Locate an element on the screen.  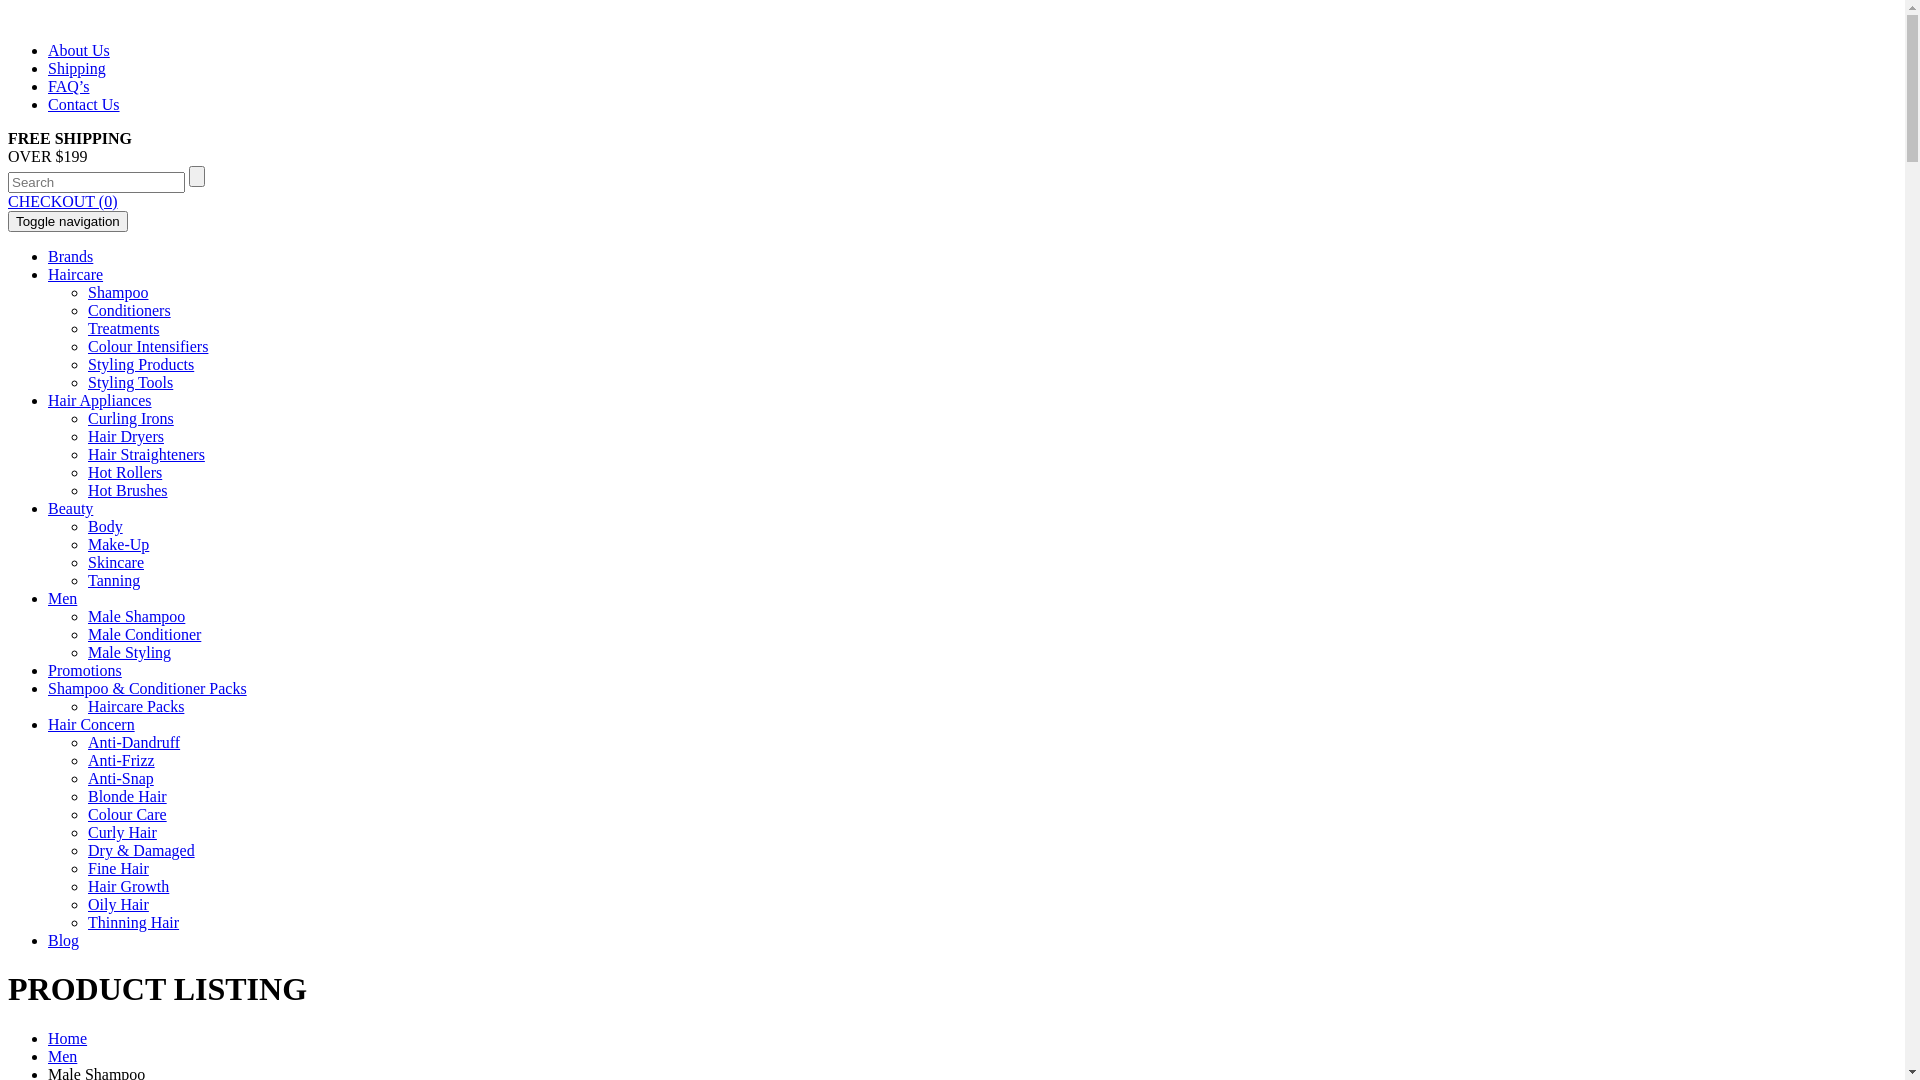
'Shipping' is located at coordinates (76, 67).